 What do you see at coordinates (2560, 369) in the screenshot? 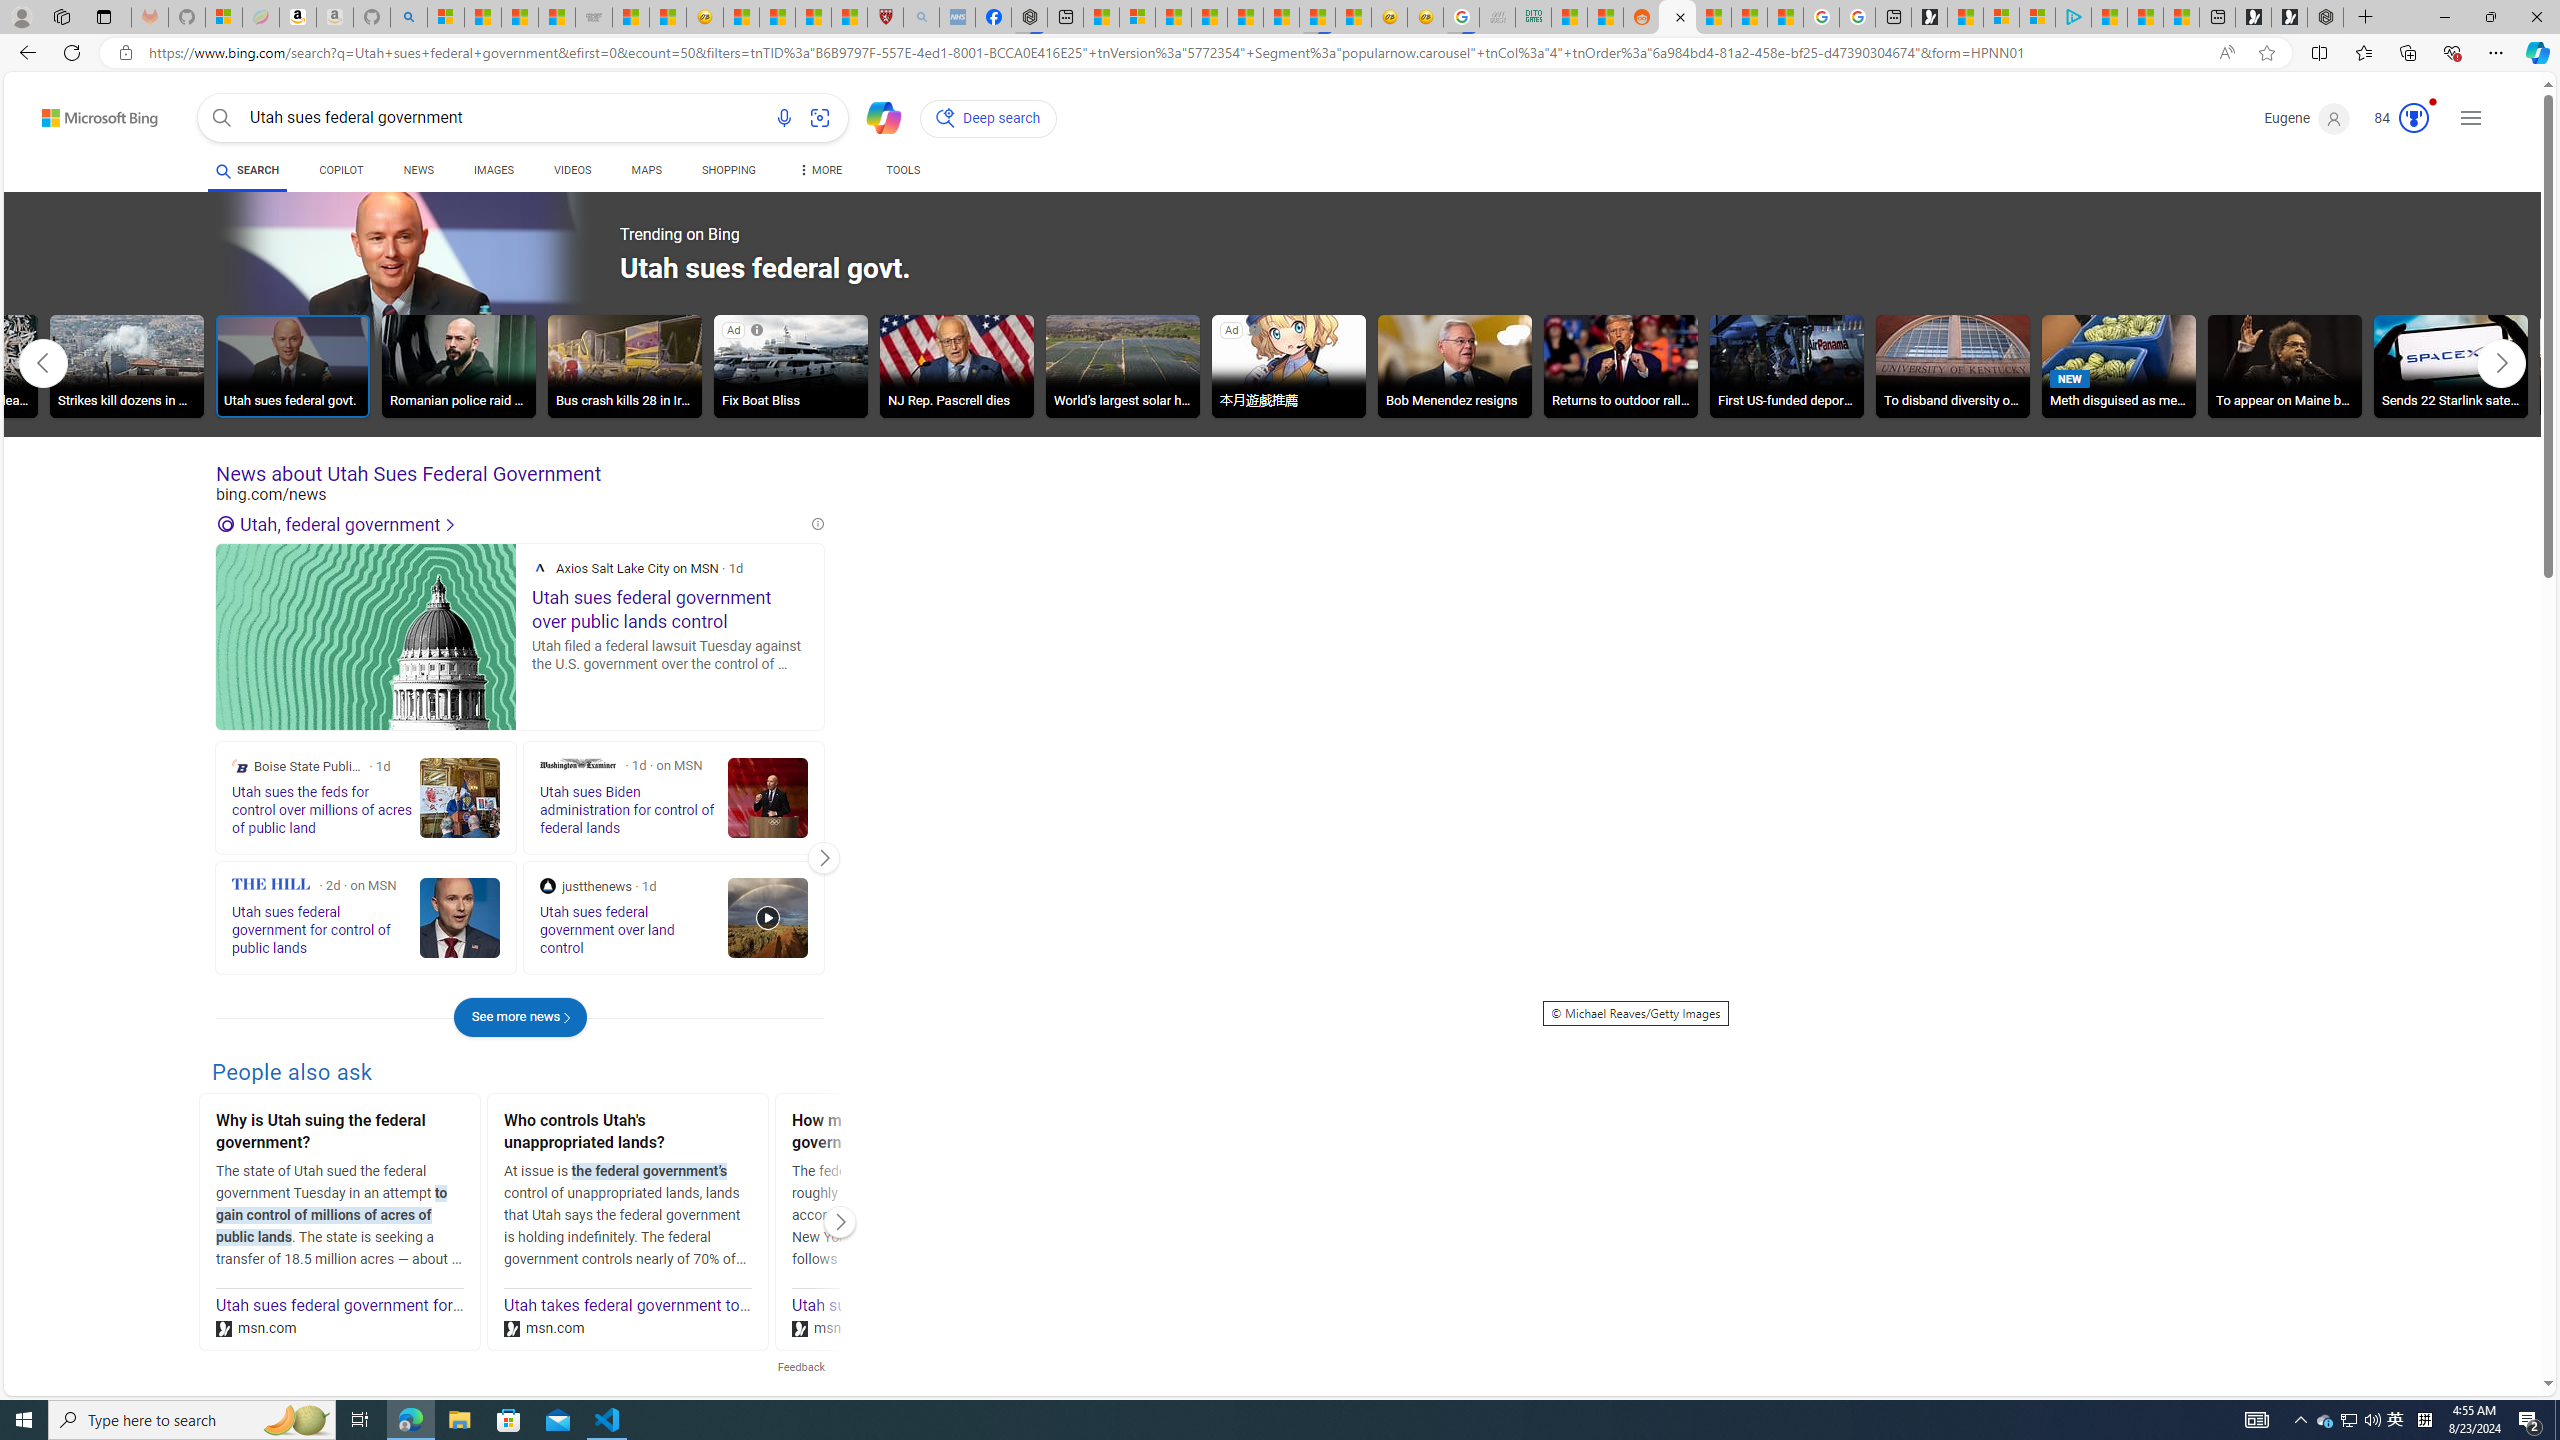
I see `'Tanker adrift in Red Sea'` at bounding box center [2560, 369].